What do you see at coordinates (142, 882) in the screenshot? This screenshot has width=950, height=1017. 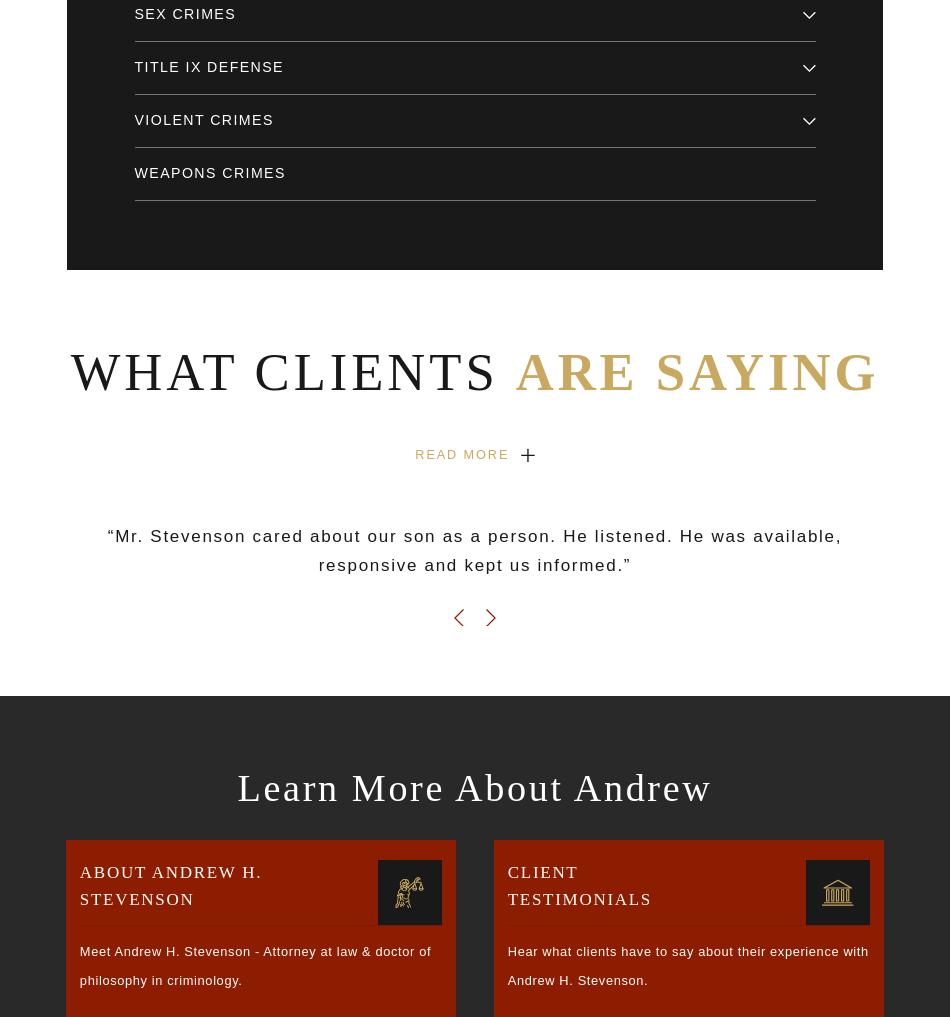 I see `'© 2023 All Rights Reserved.'` at bounding box center [142, 882].